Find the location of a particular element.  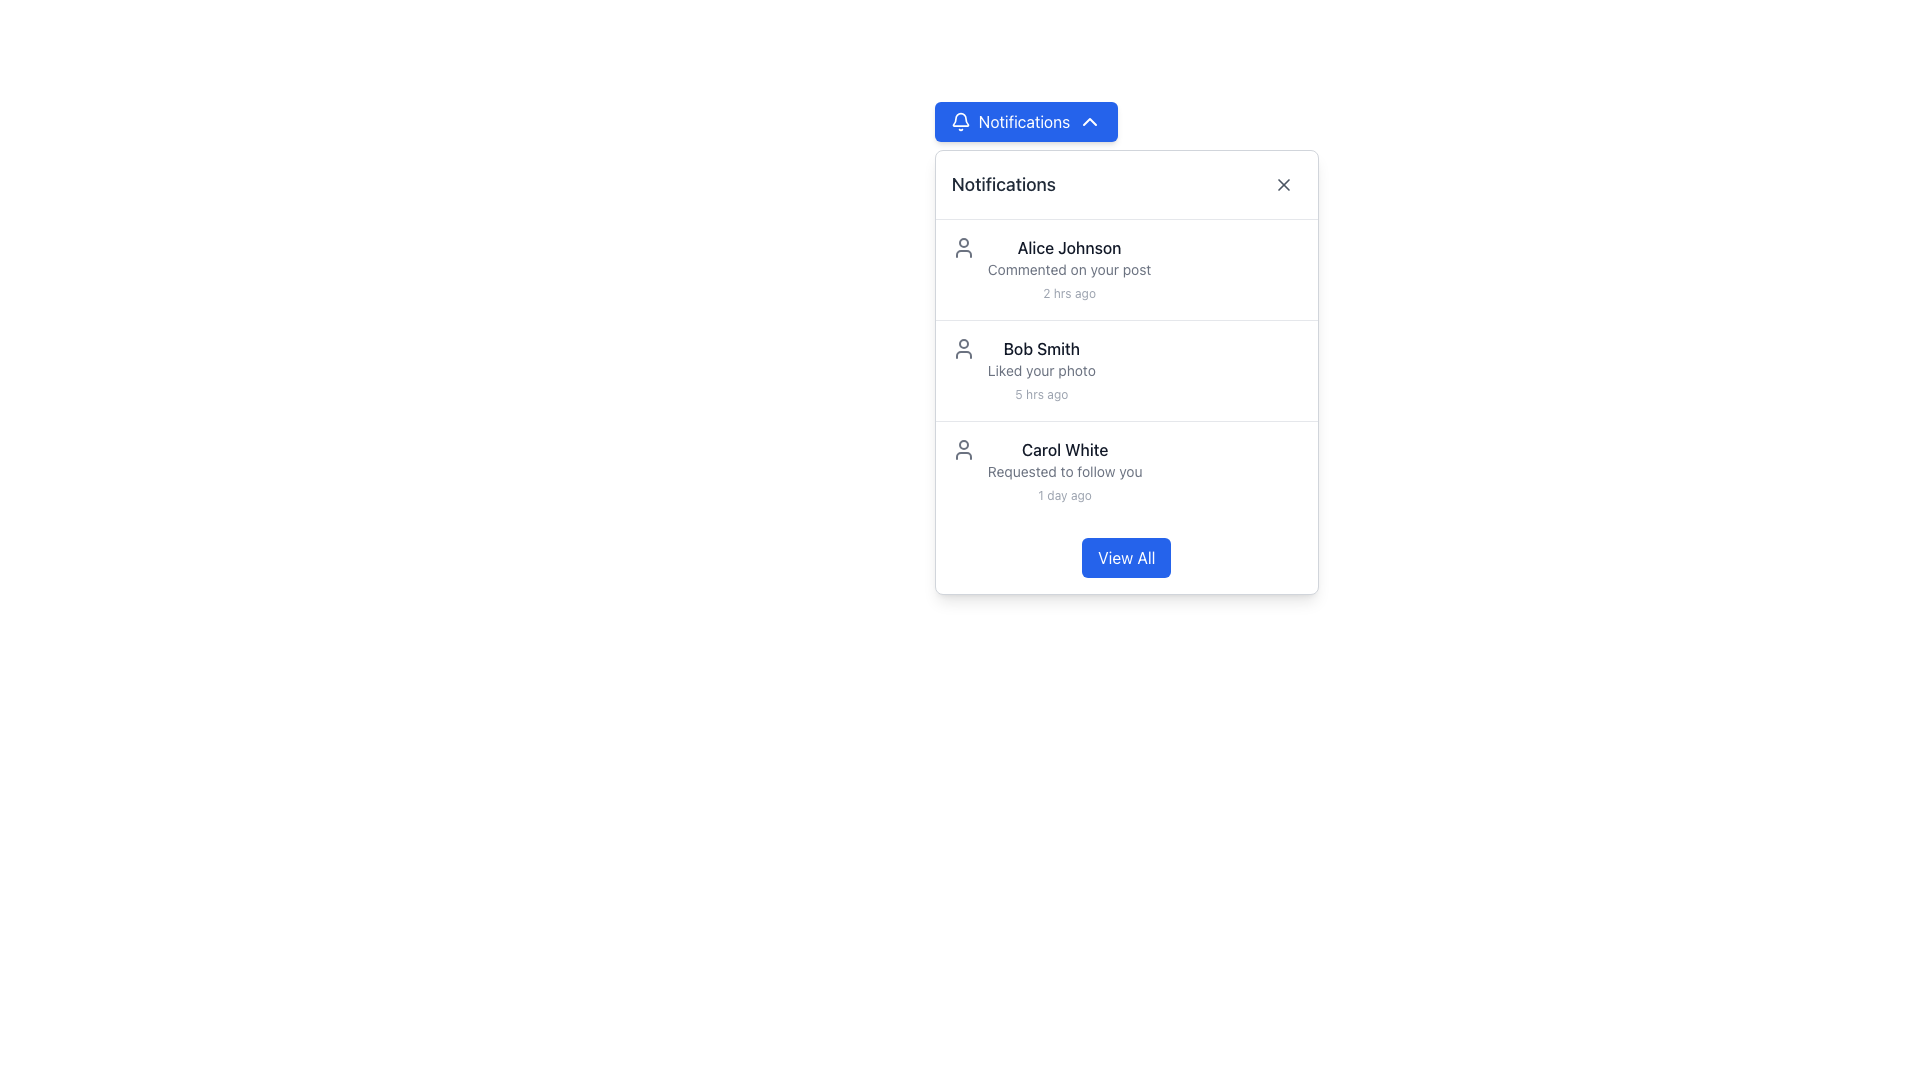

the chevron icon is located at coordinates (1089, 122).